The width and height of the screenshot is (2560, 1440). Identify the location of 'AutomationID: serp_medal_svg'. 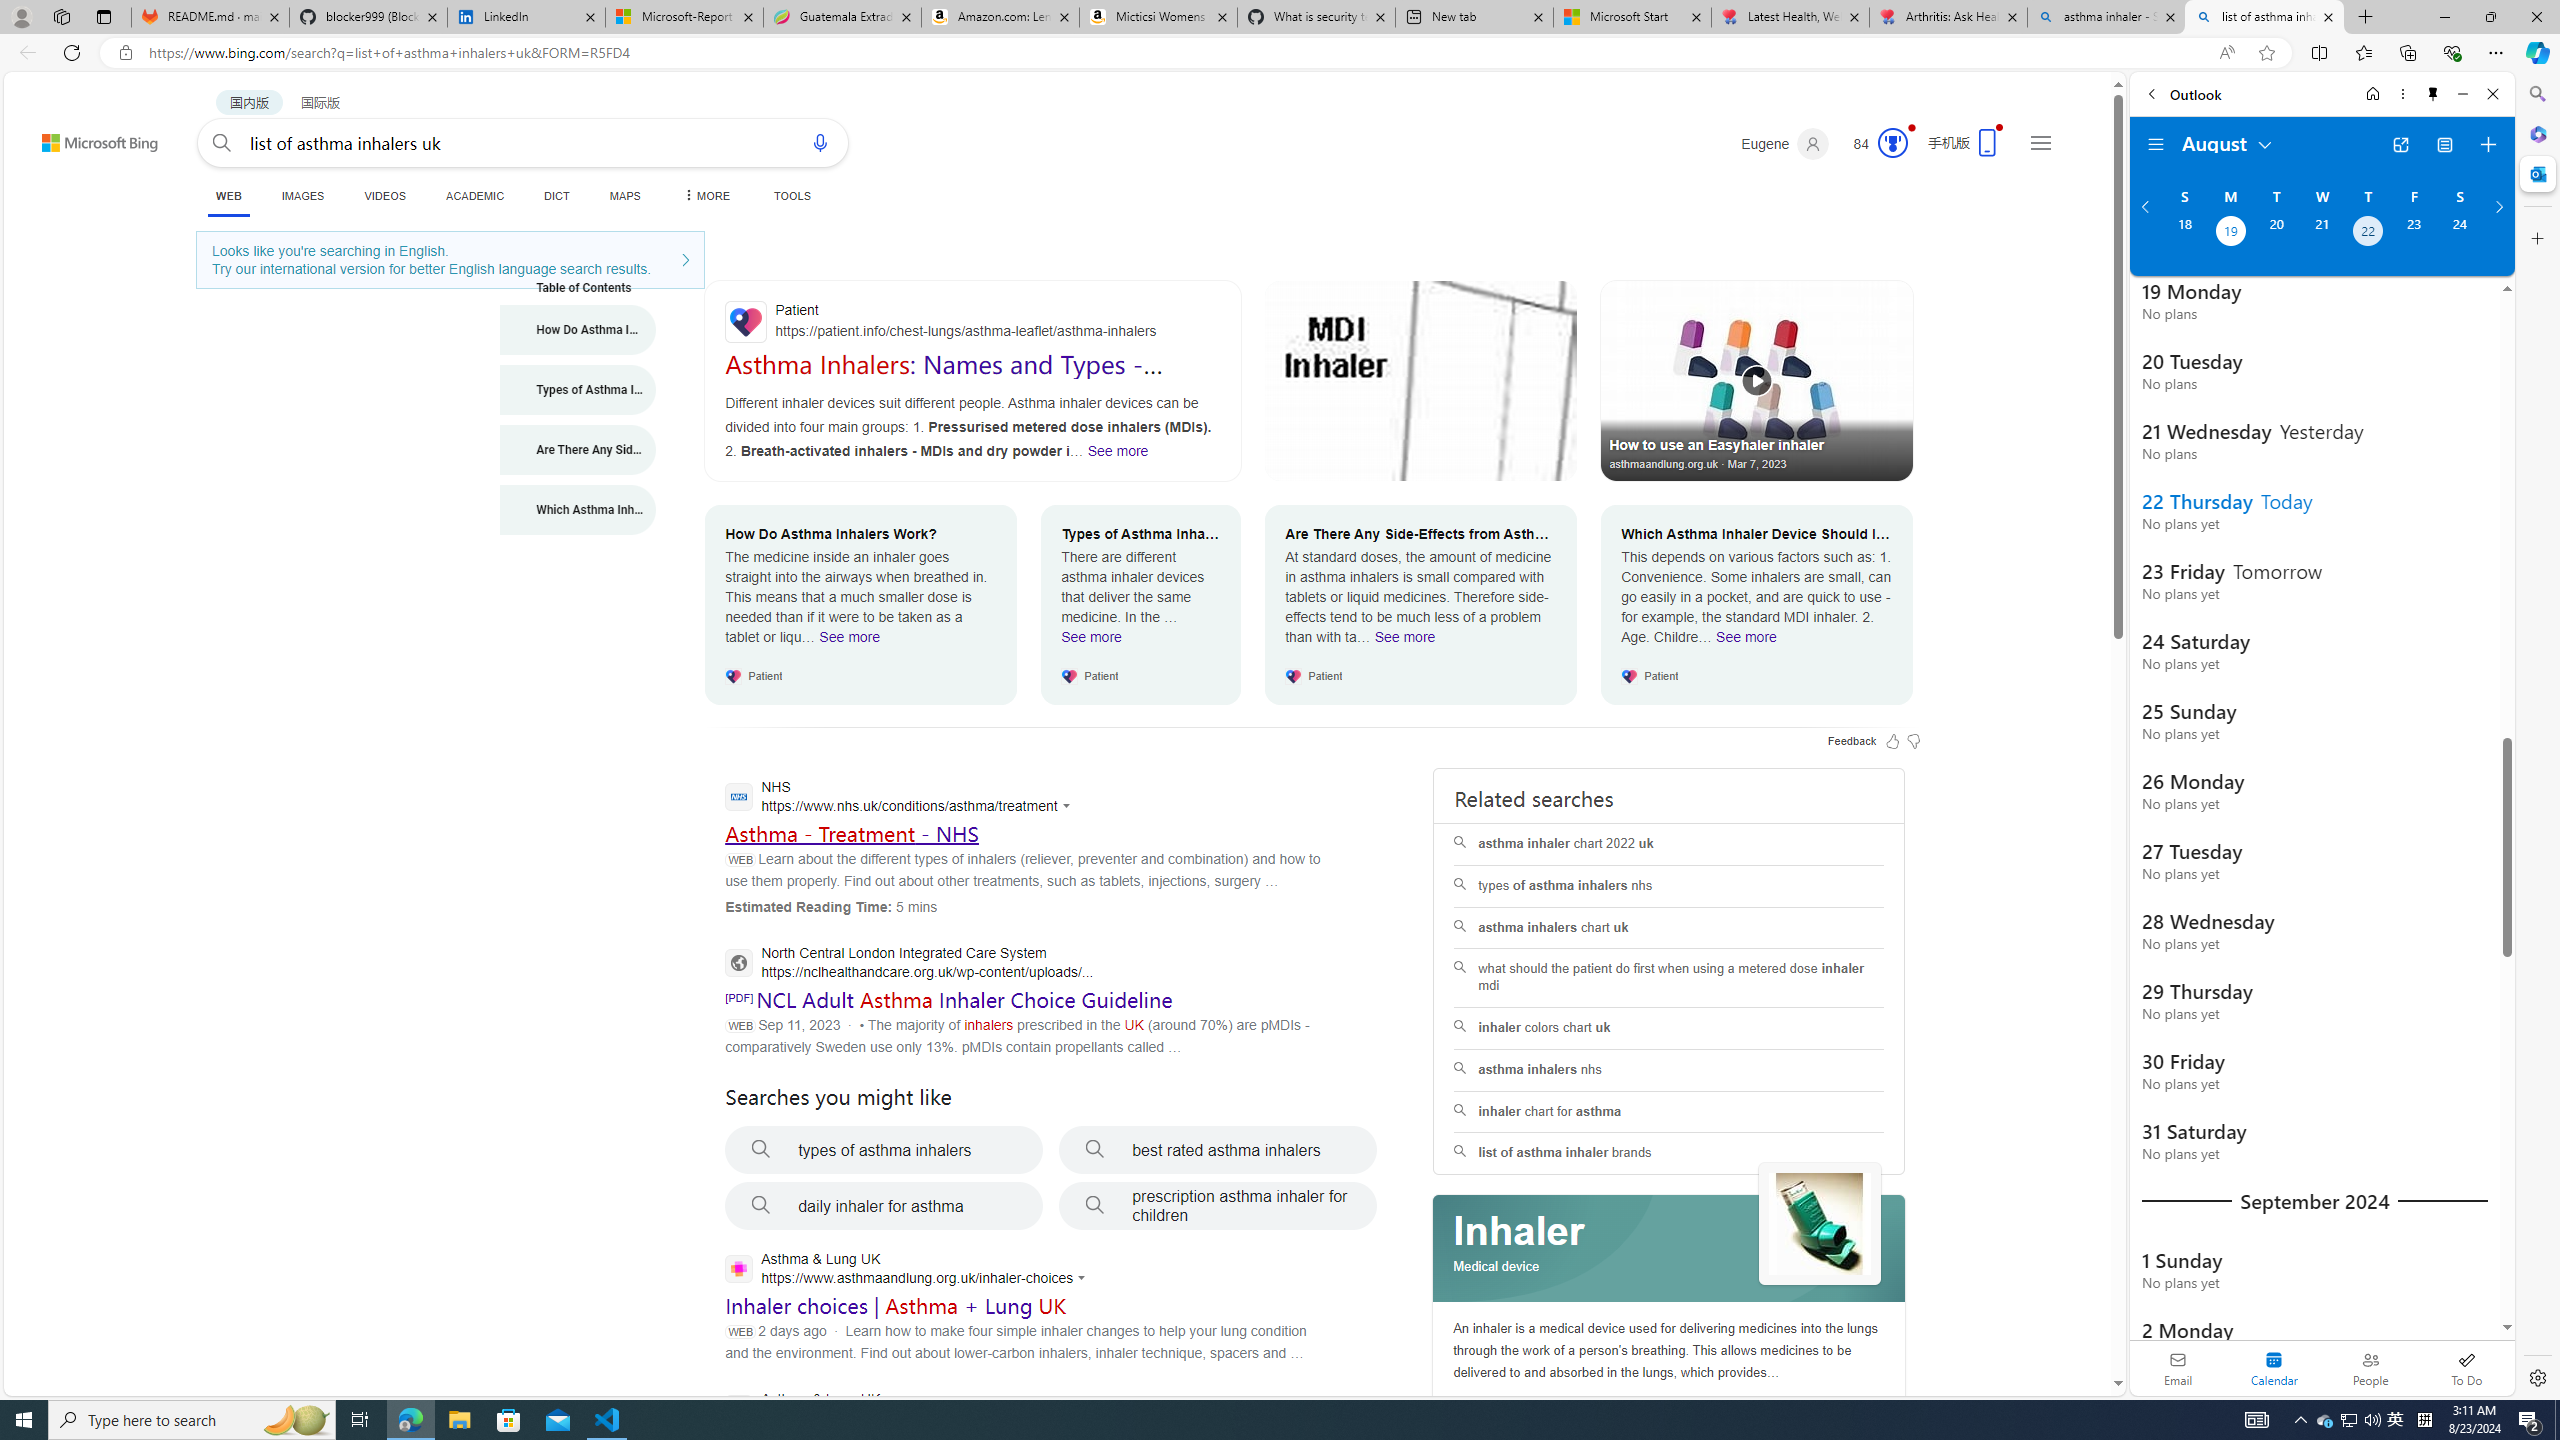
(1892, 141).